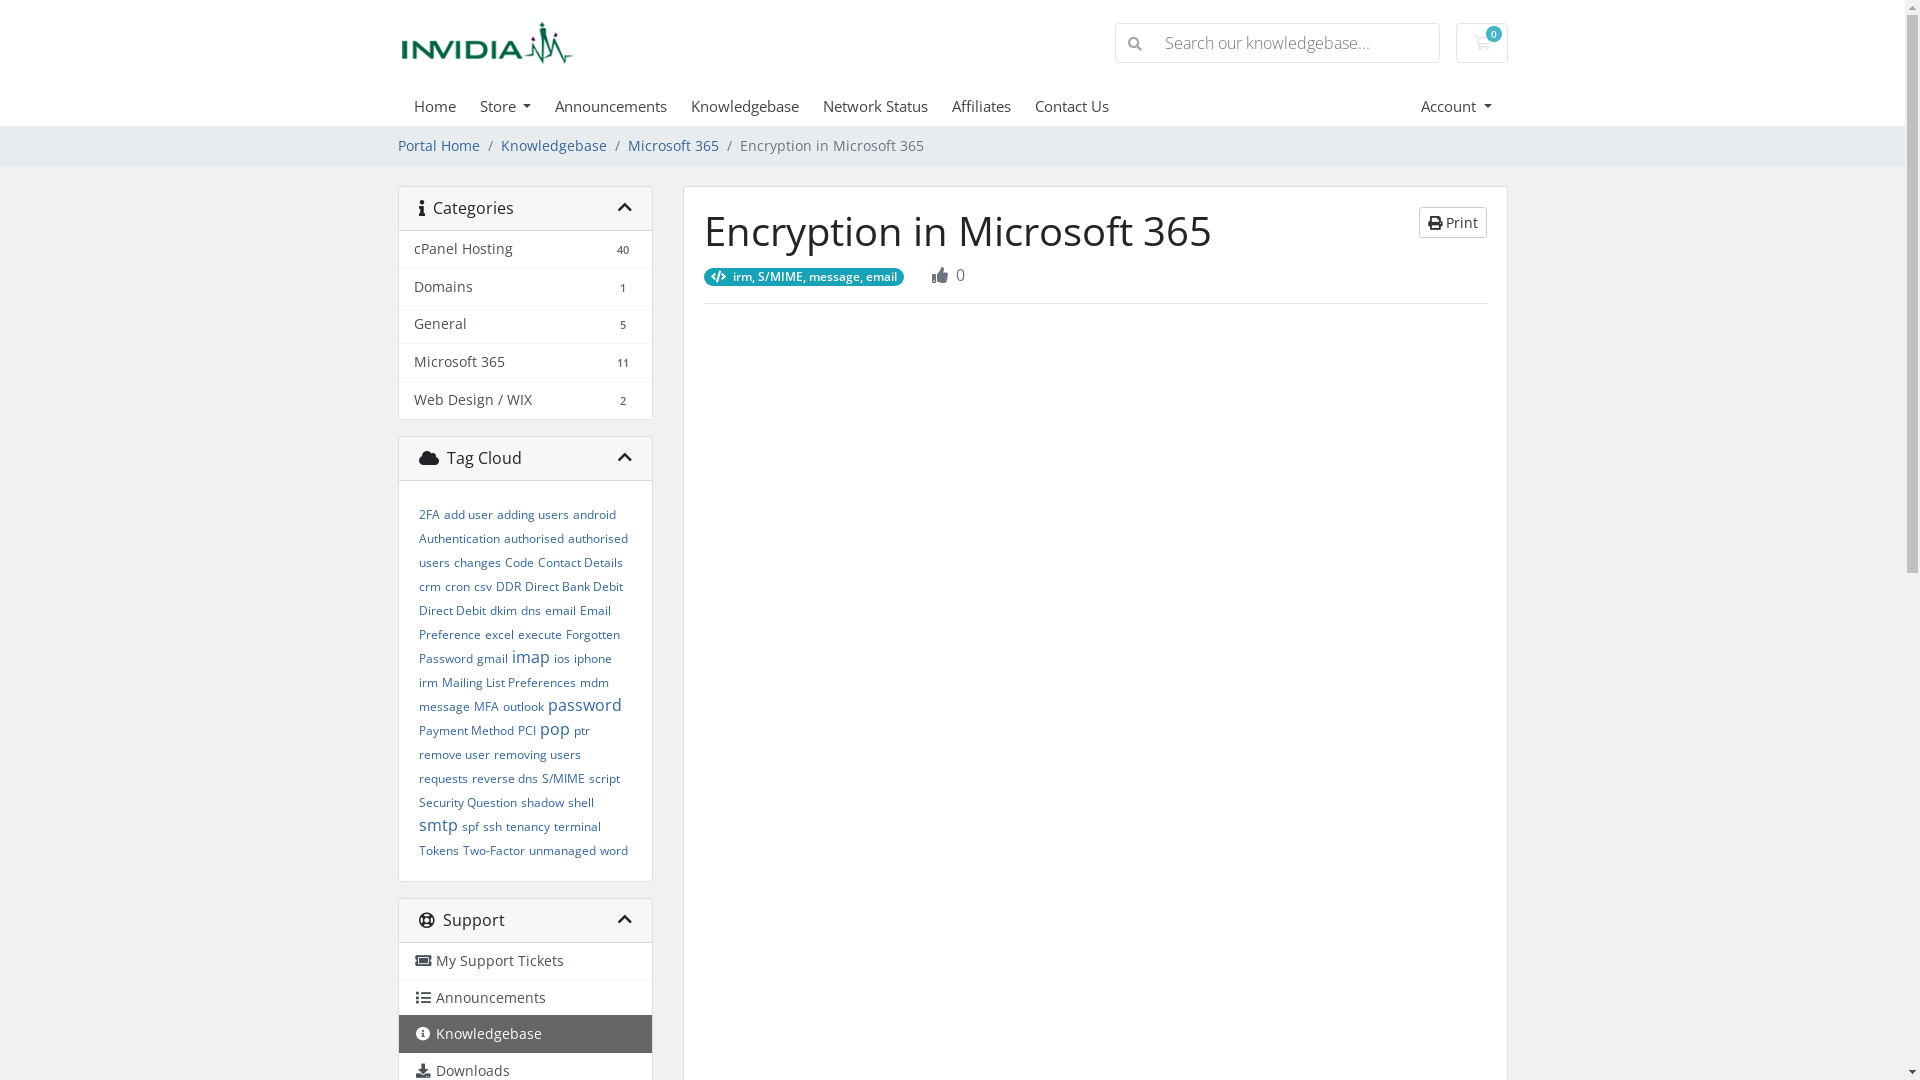 The image size is (1920, 1080). I want to click on 'add user', so click(443, 513).